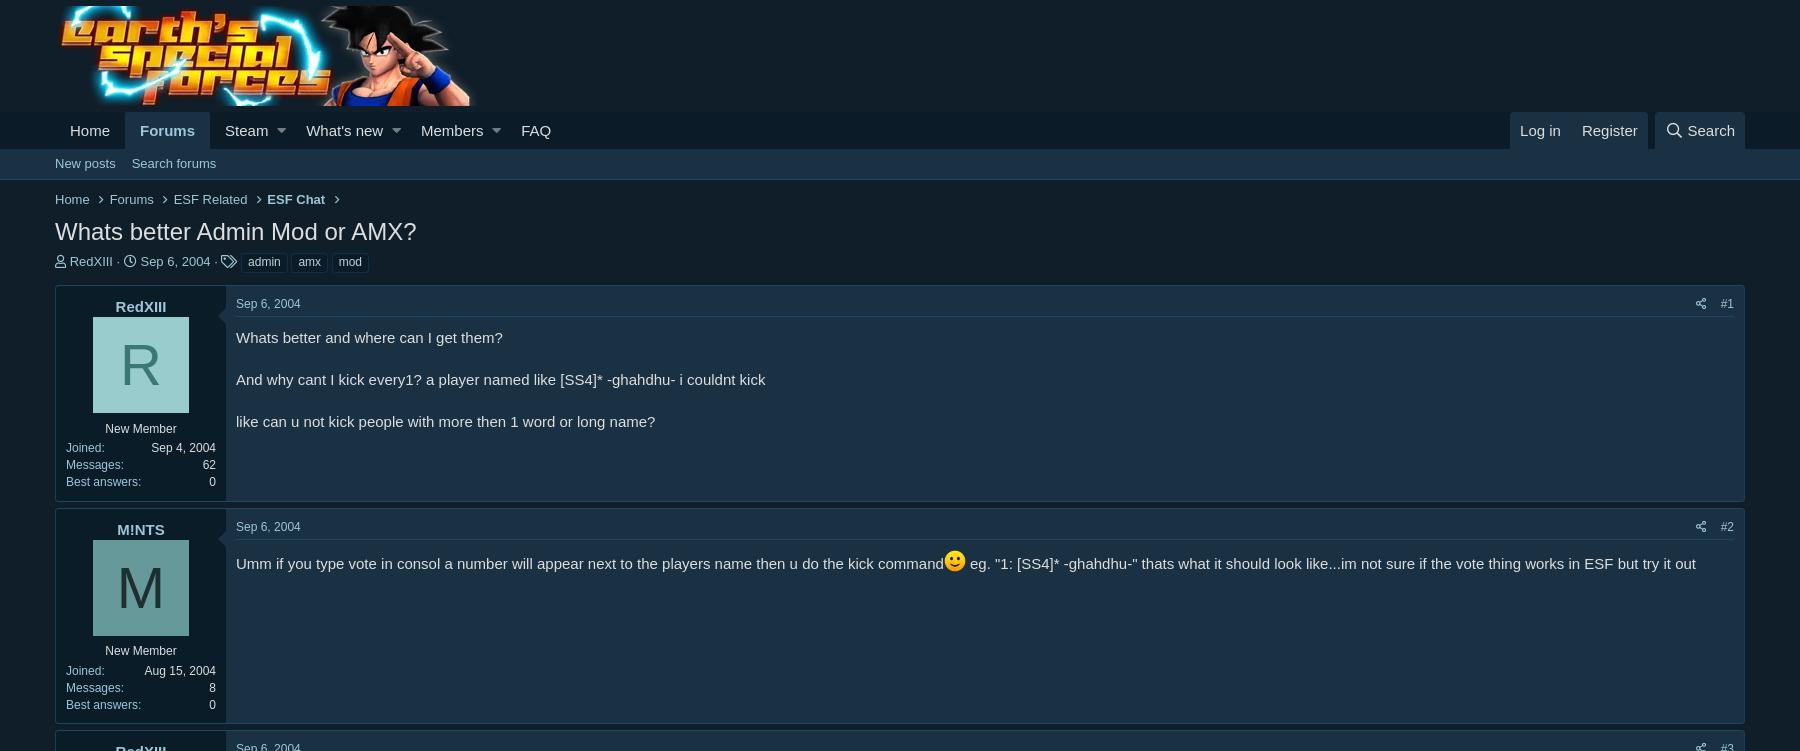  Describe the element at coordinates (173, 163) in the screenshot. I see `'Search forums'` at that location.